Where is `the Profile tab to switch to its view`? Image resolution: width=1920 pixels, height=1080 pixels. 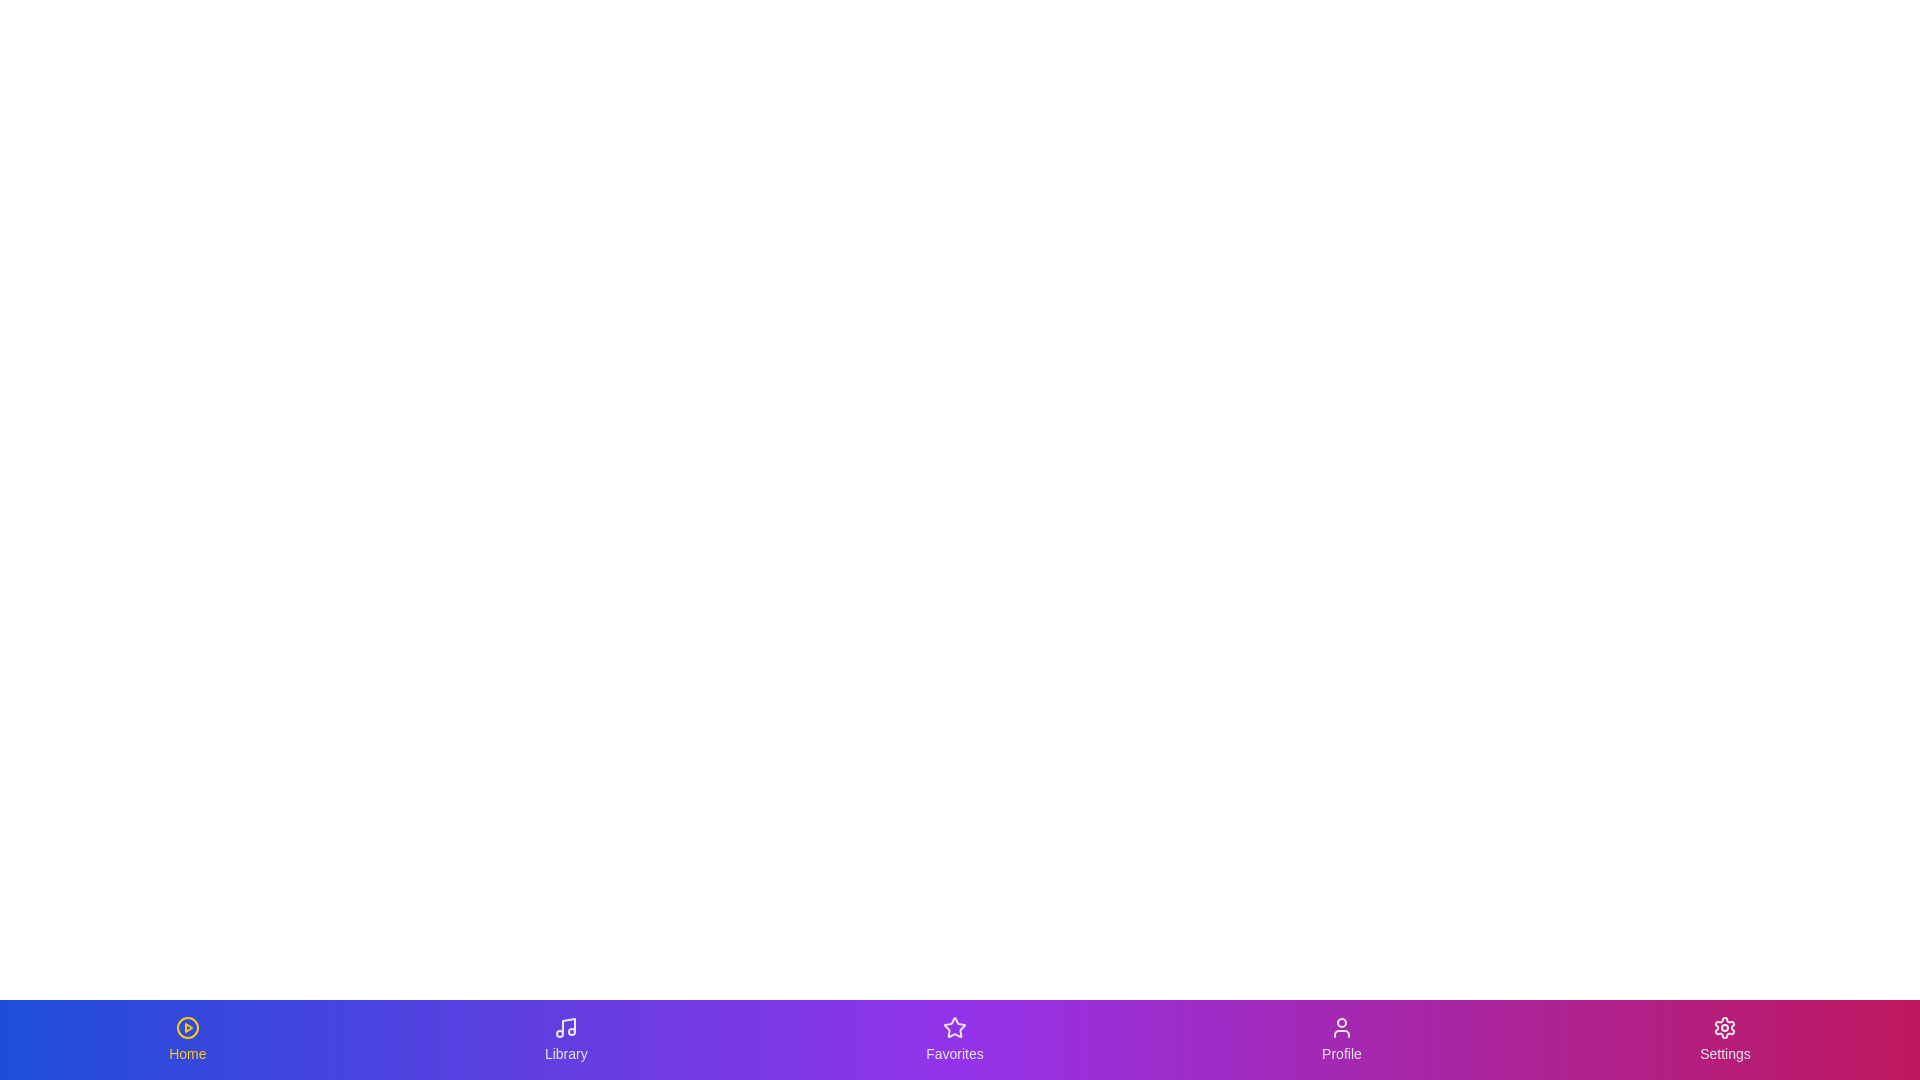
the Profile tab to switch to its view is located at coordinates (1341, 1039).